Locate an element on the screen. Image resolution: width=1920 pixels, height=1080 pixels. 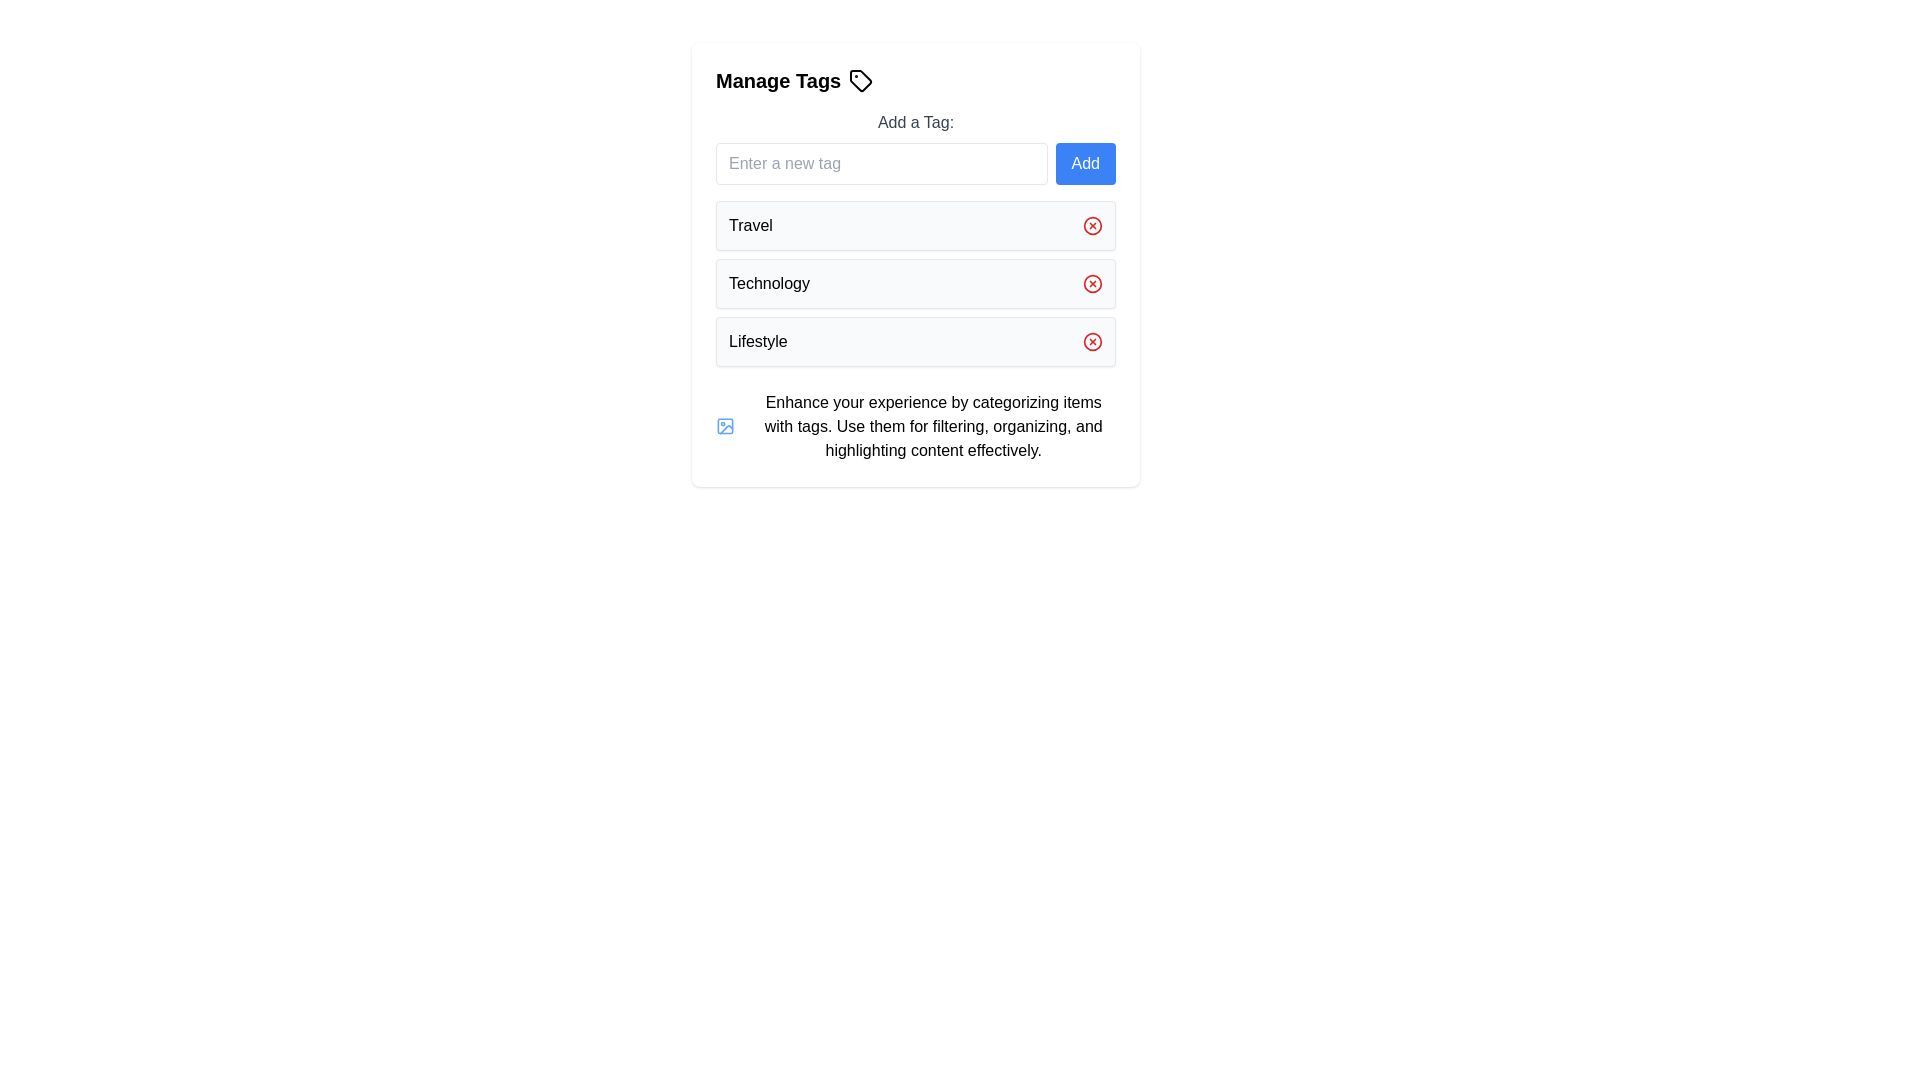
the decorative icon representing tags or categorization, located to the left of the 'Manage Tags' text in the heading area is located at coordinates (861, 80).